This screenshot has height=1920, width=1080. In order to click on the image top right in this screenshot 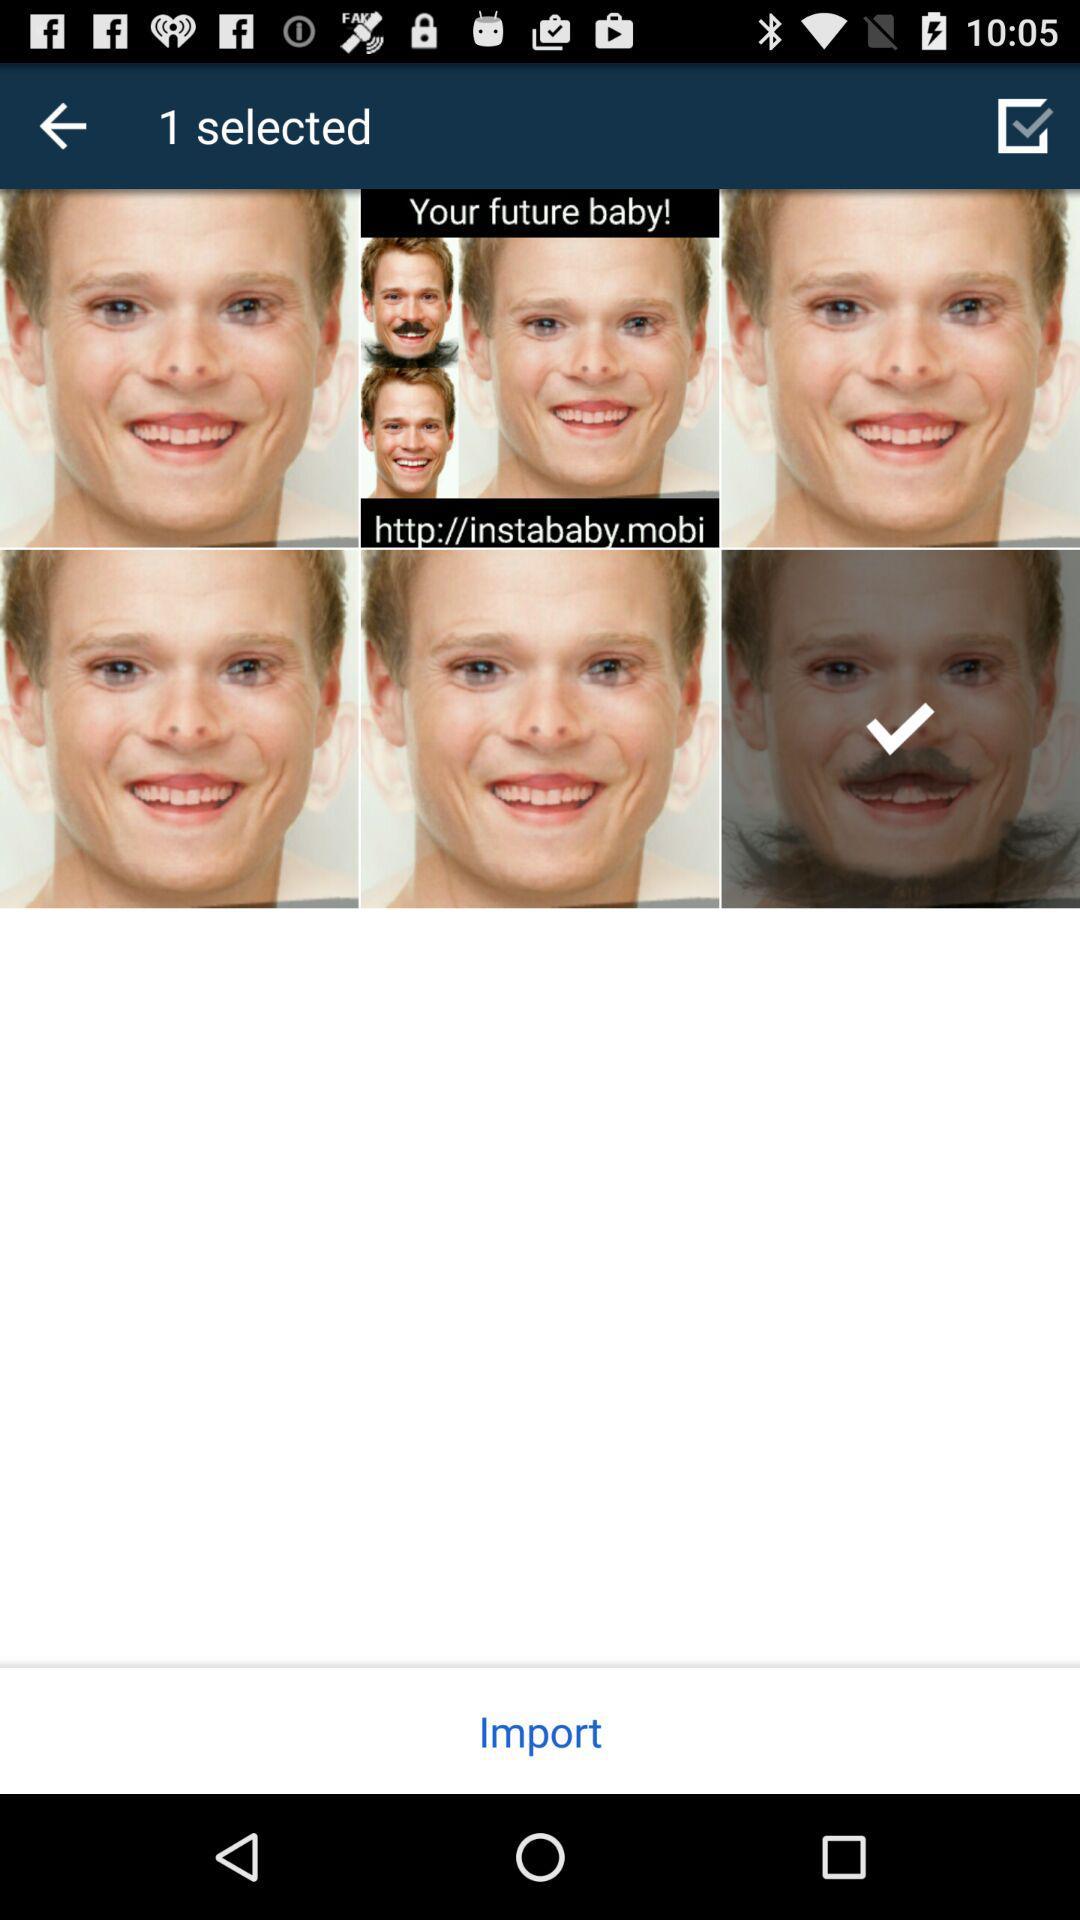, I will do `click(901, 368)`.